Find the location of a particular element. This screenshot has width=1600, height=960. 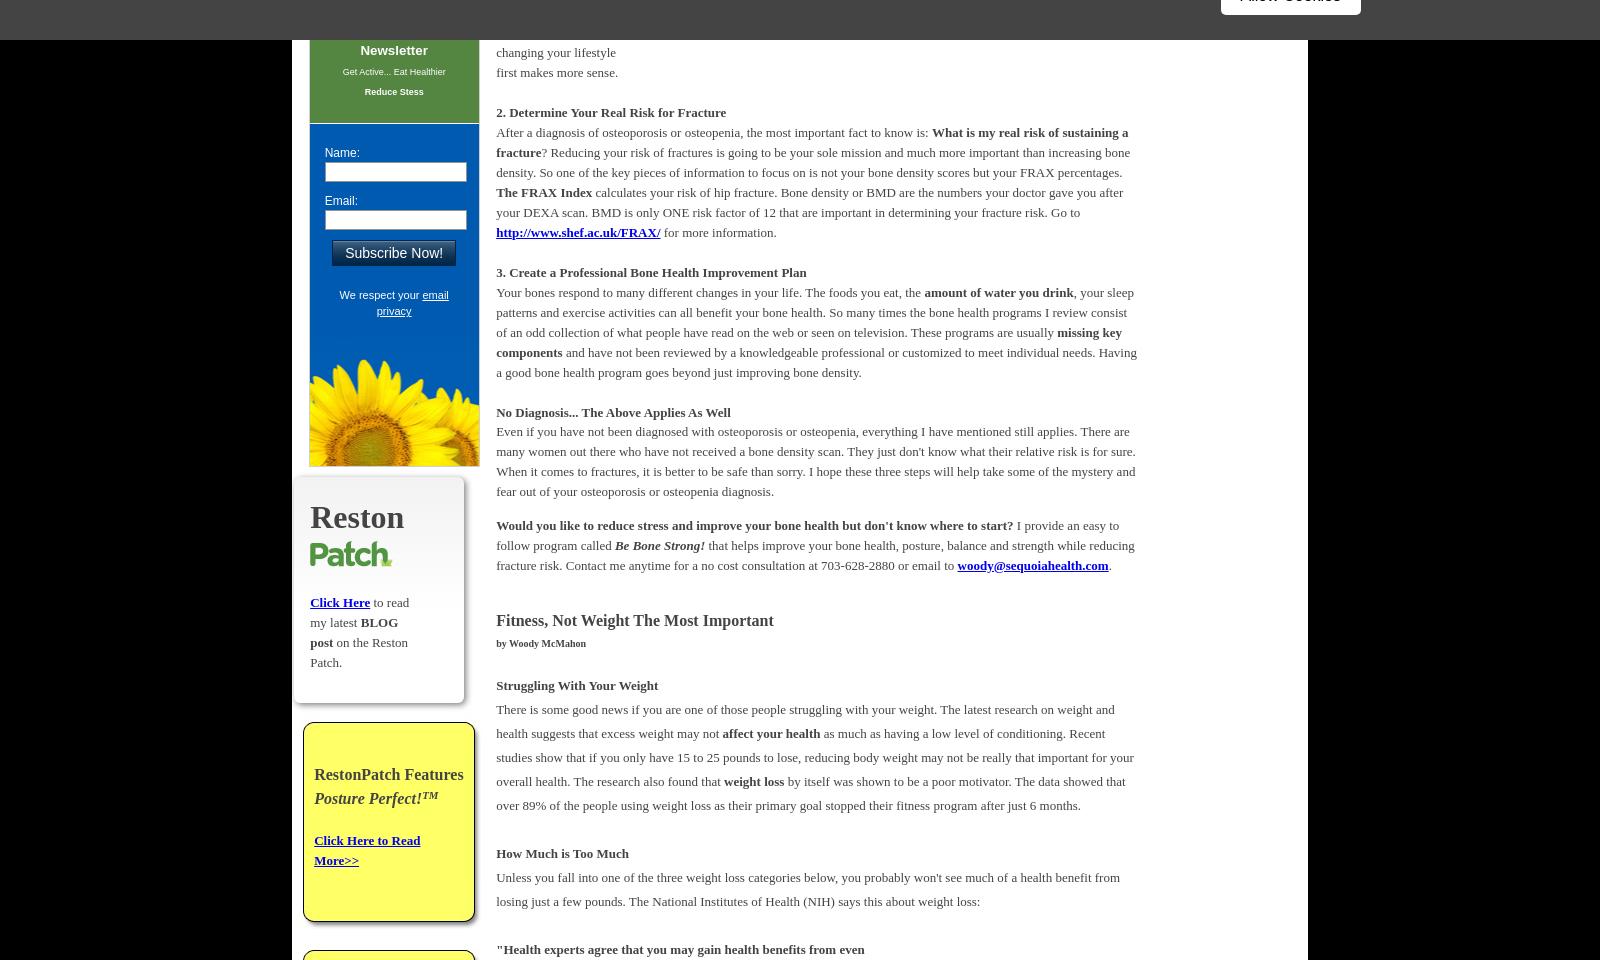

'Reston' is located at coordinates (356, 515).